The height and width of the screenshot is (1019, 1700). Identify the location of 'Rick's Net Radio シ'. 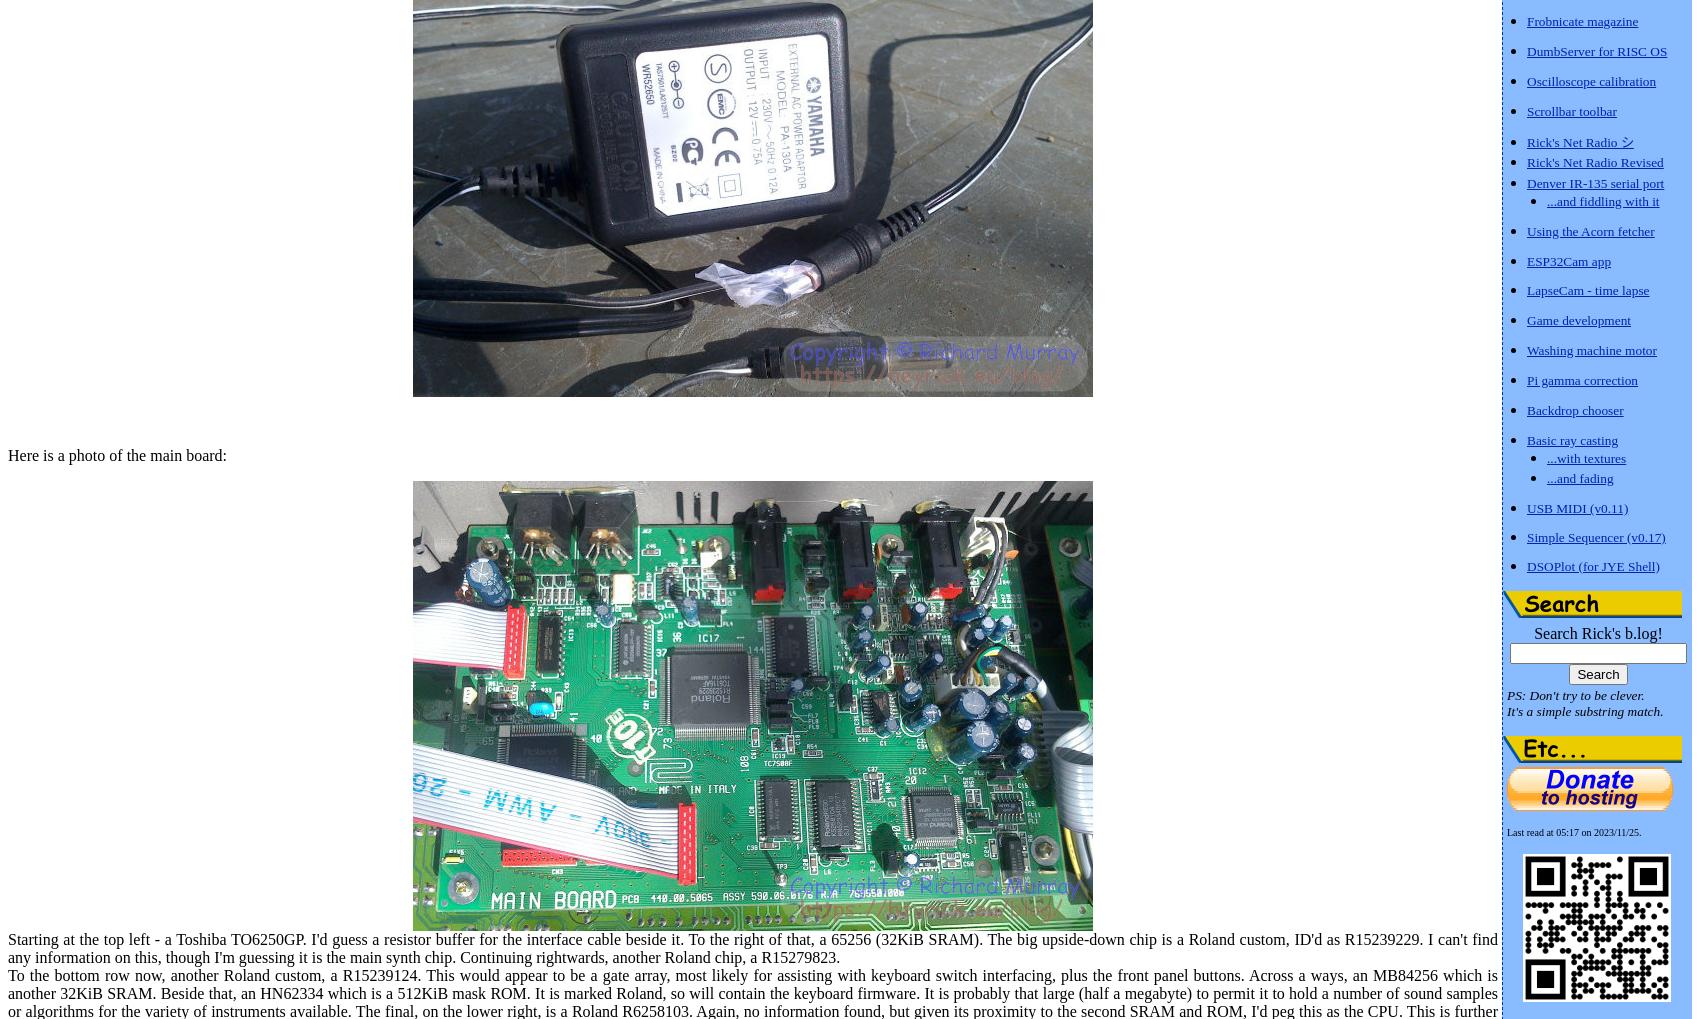
(1579, 141).